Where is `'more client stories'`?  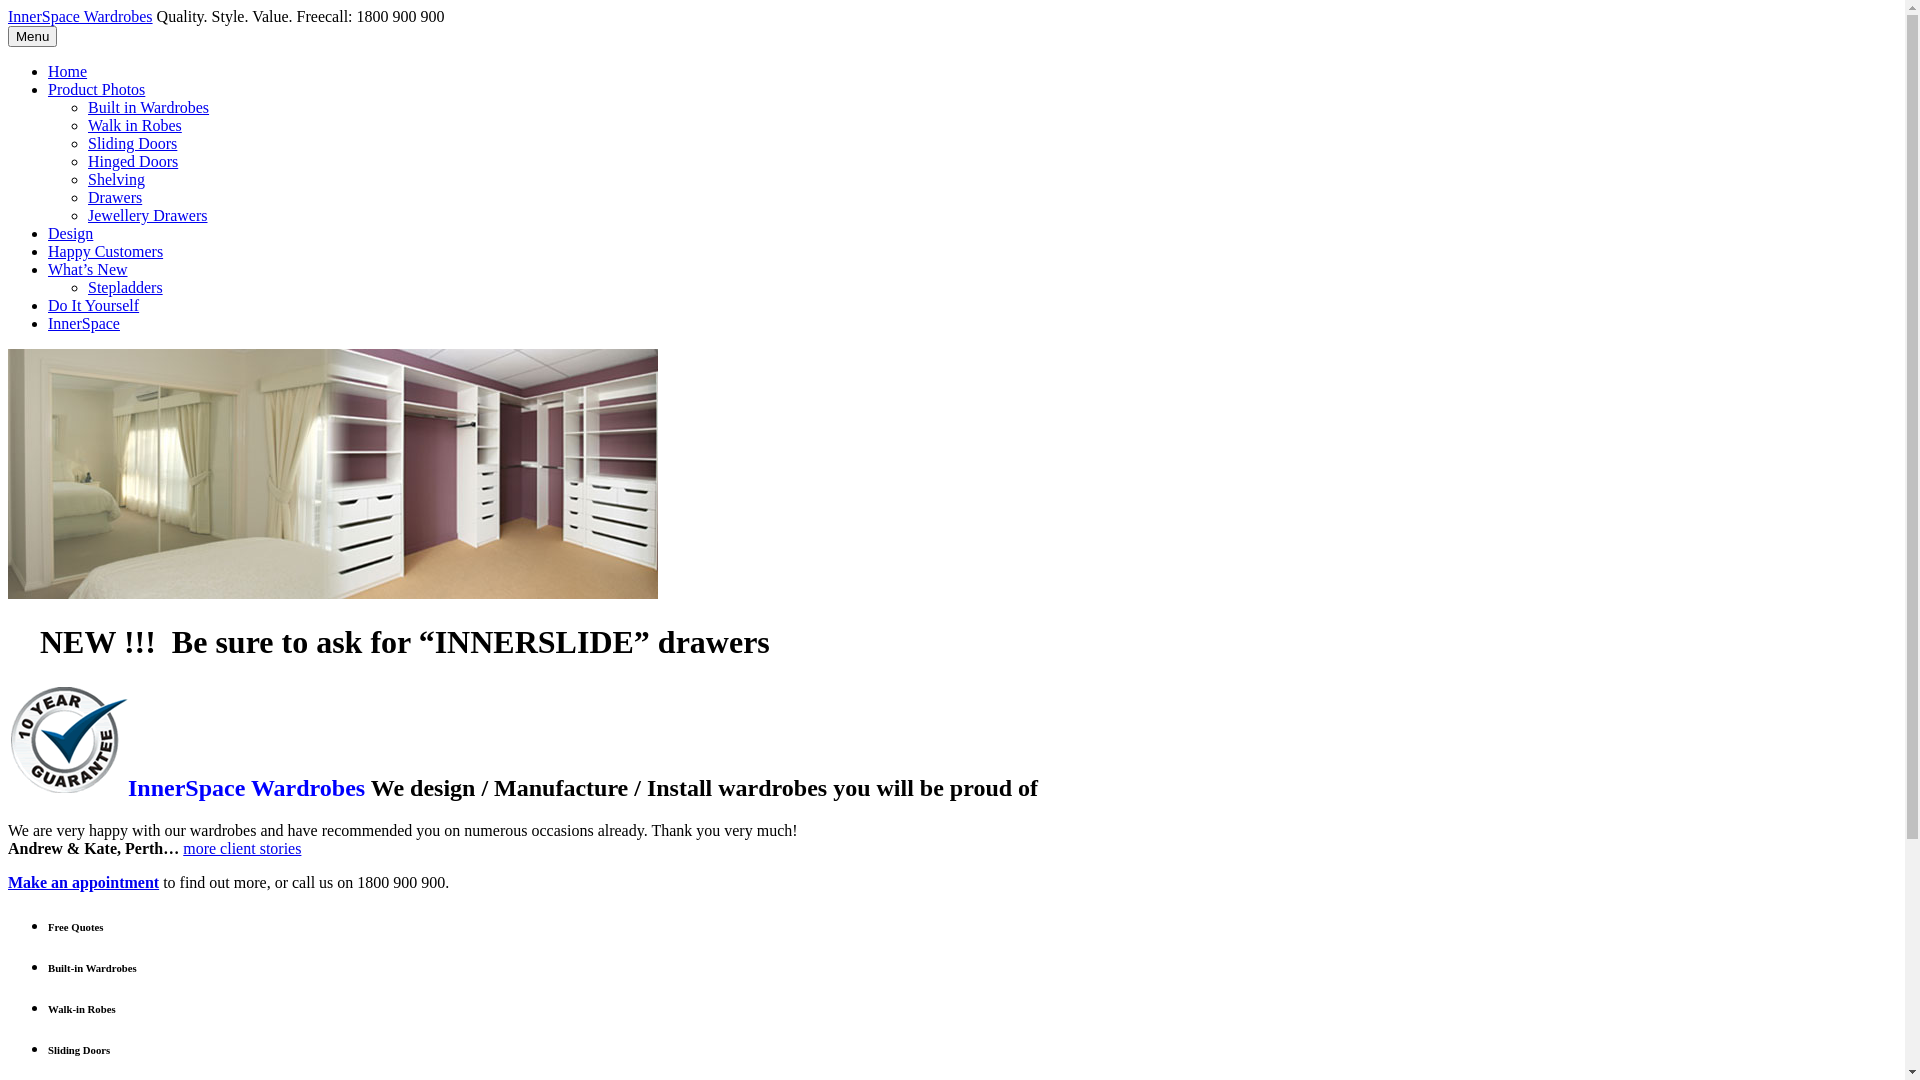 'more client stories' is located at coordinates (182, 848).